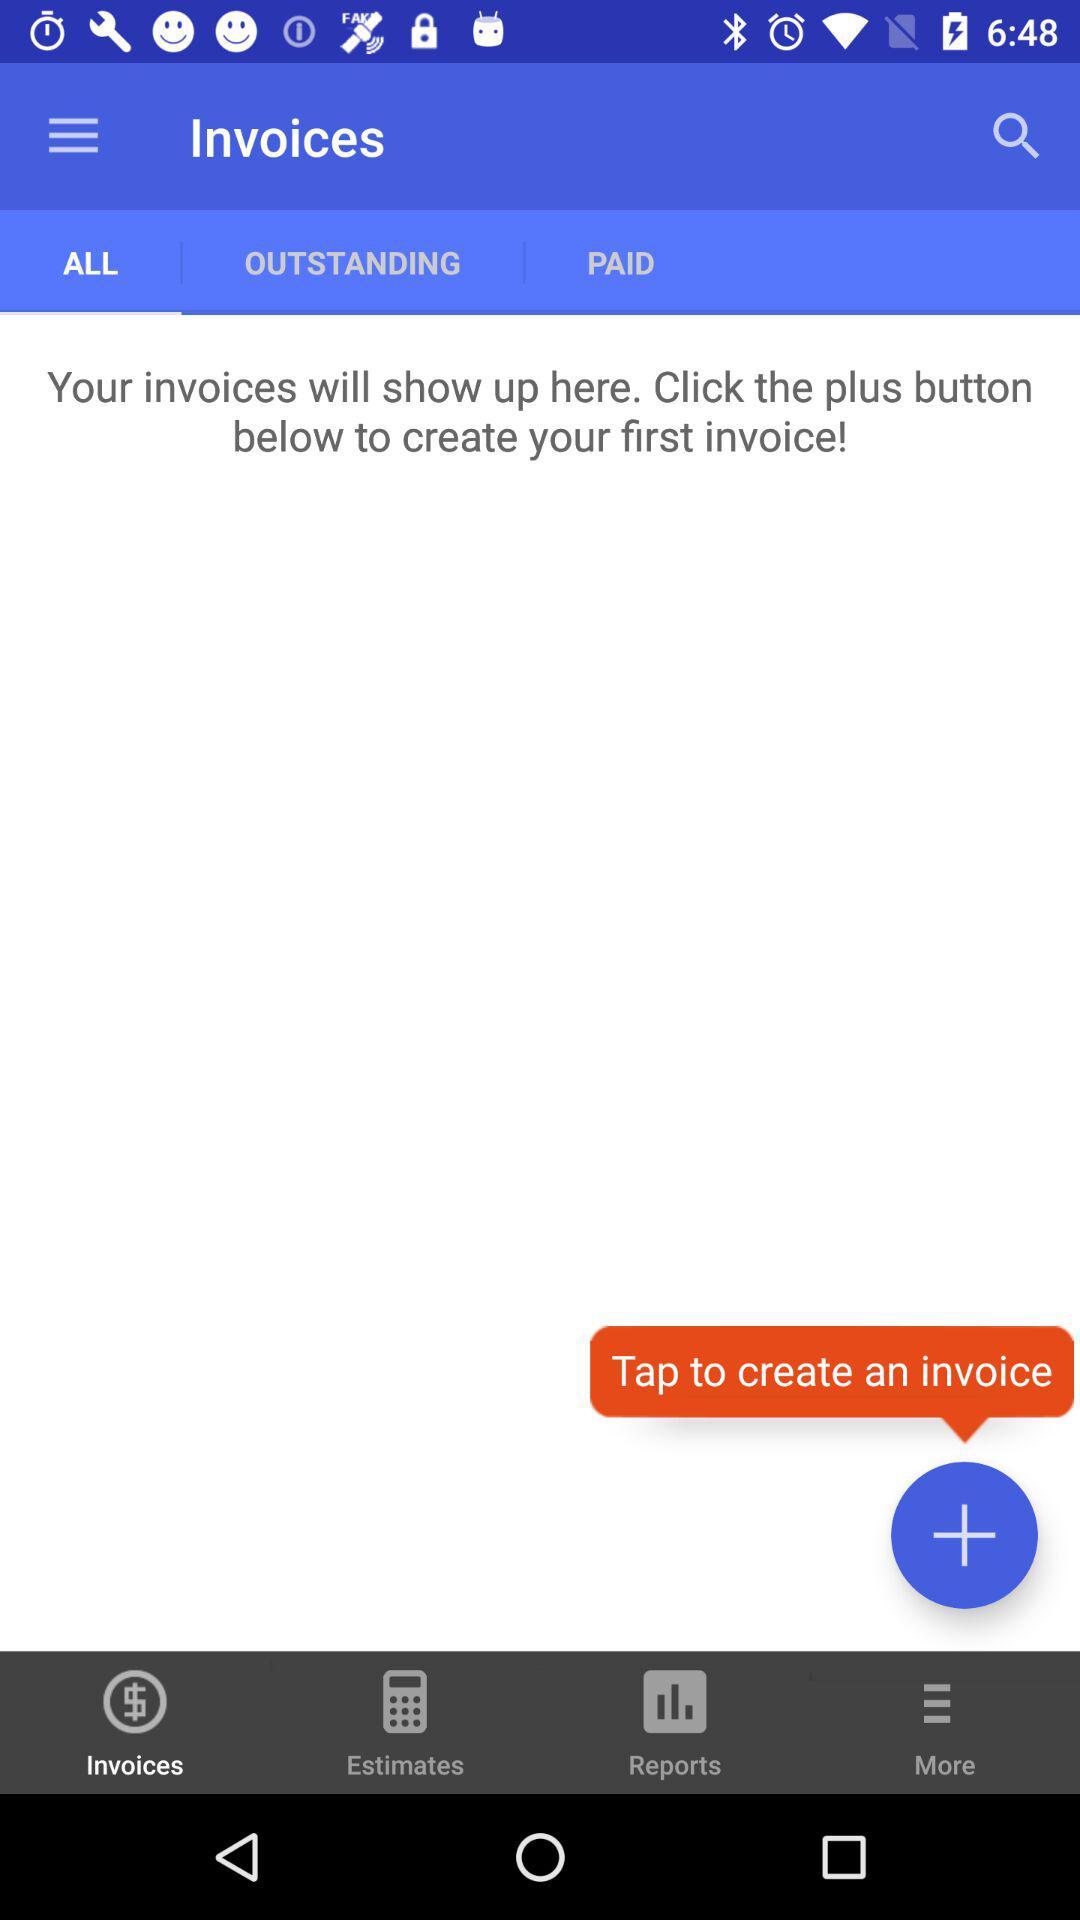 The image size is (1080, 1920). What do you see at coordinates (351, 261) in the screenshot?
I see `the app to the right of the all app` at bounding box center [351, 261].